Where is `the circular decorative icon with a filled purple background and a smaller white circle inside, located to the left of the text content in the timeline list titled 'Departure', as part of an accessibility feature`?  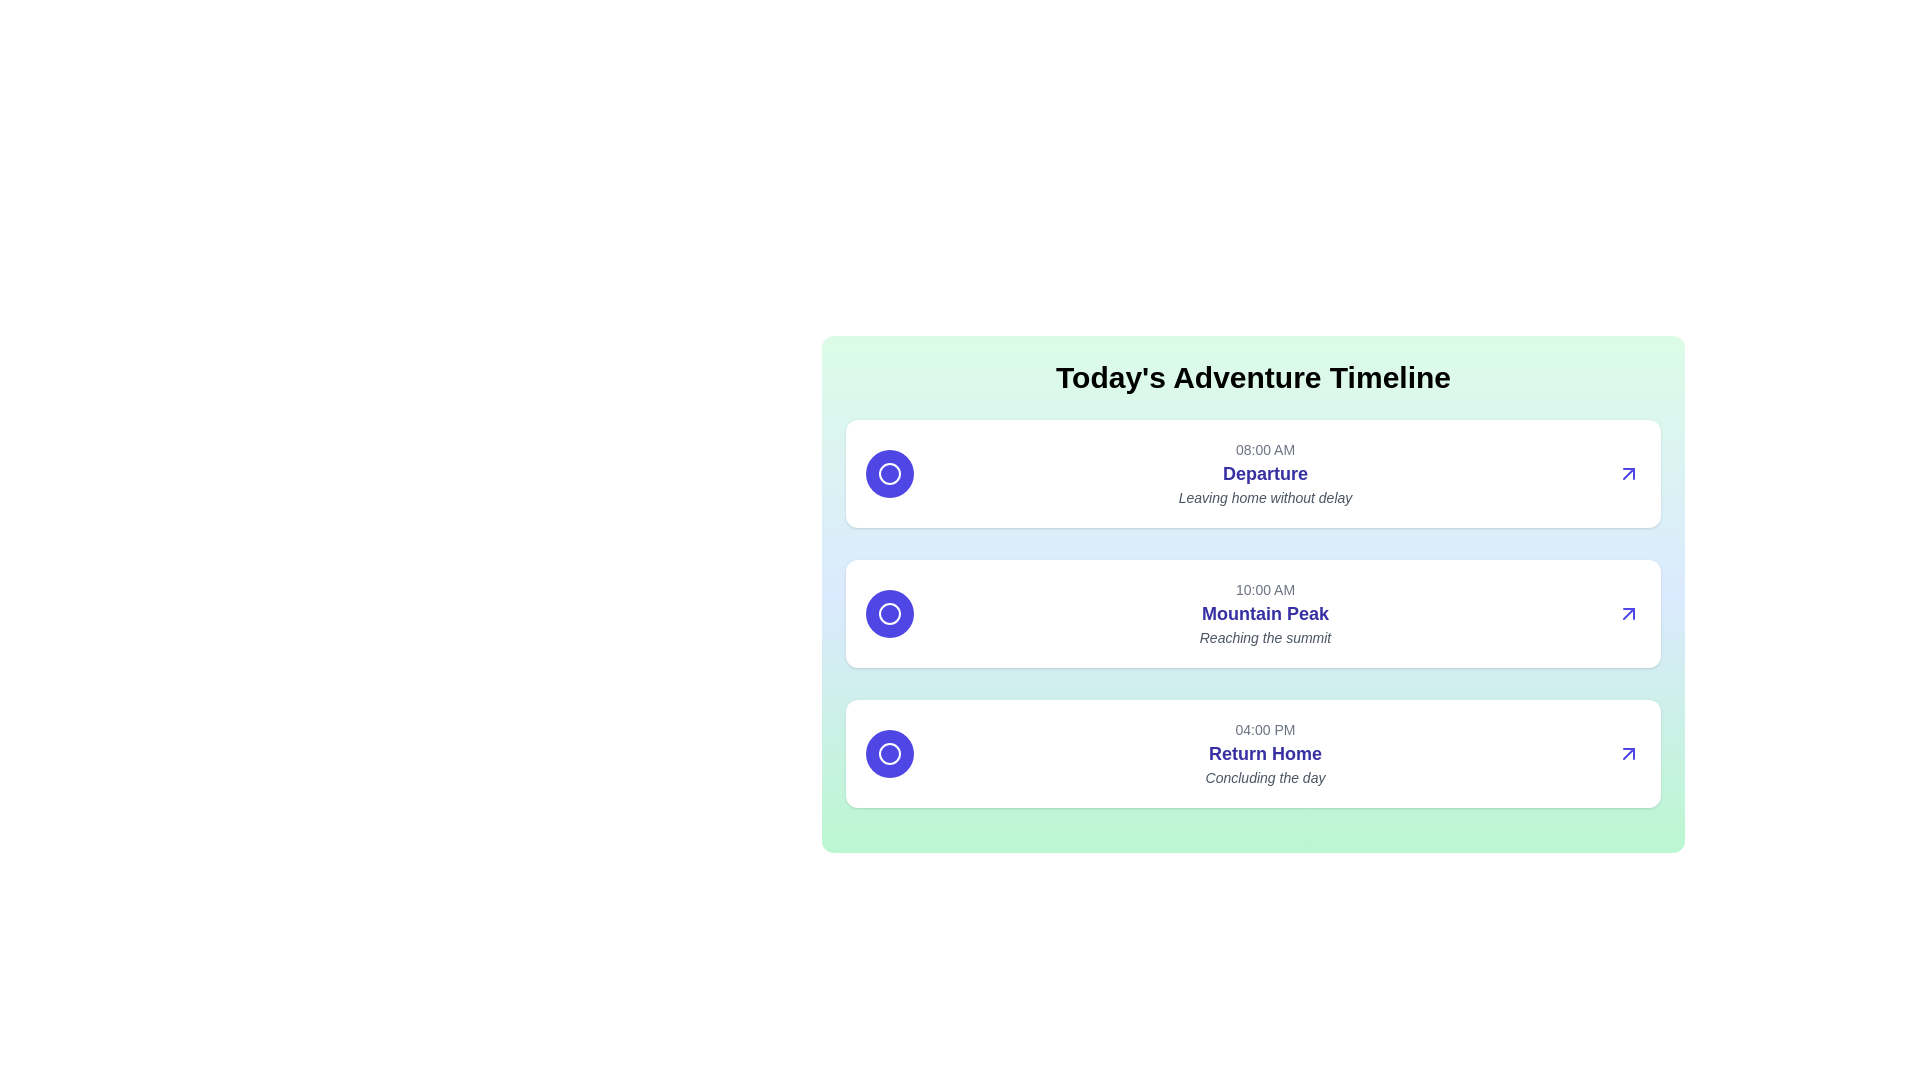
the circular decorative icon with a filled purple background and a smaller white circle inside, located to the left of the text content in the timeline list titled 'Departure', as part of an accessibility feature is located at coordinates (888, 474).